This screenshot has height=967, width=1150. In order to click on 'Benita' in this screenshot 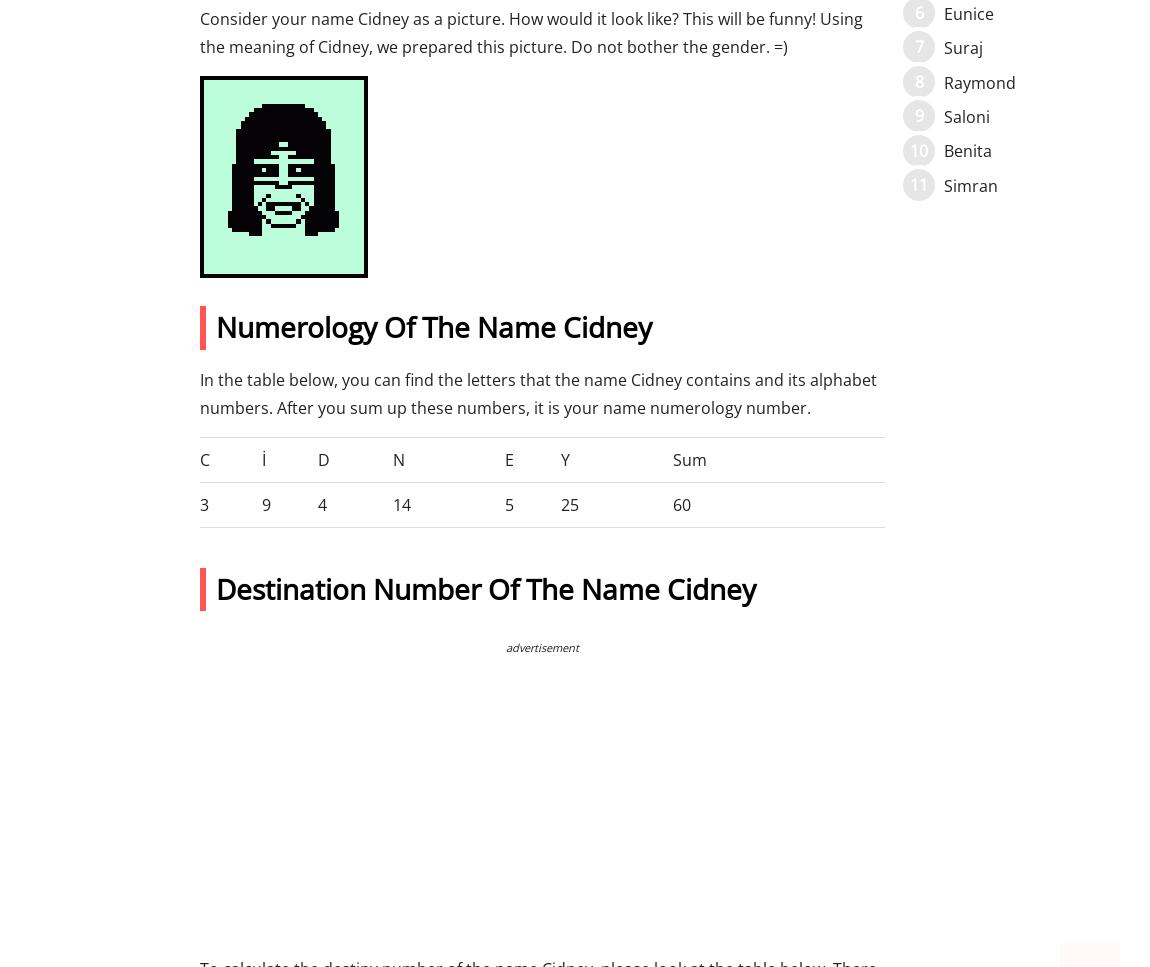, I will do `click(967, 151)`.